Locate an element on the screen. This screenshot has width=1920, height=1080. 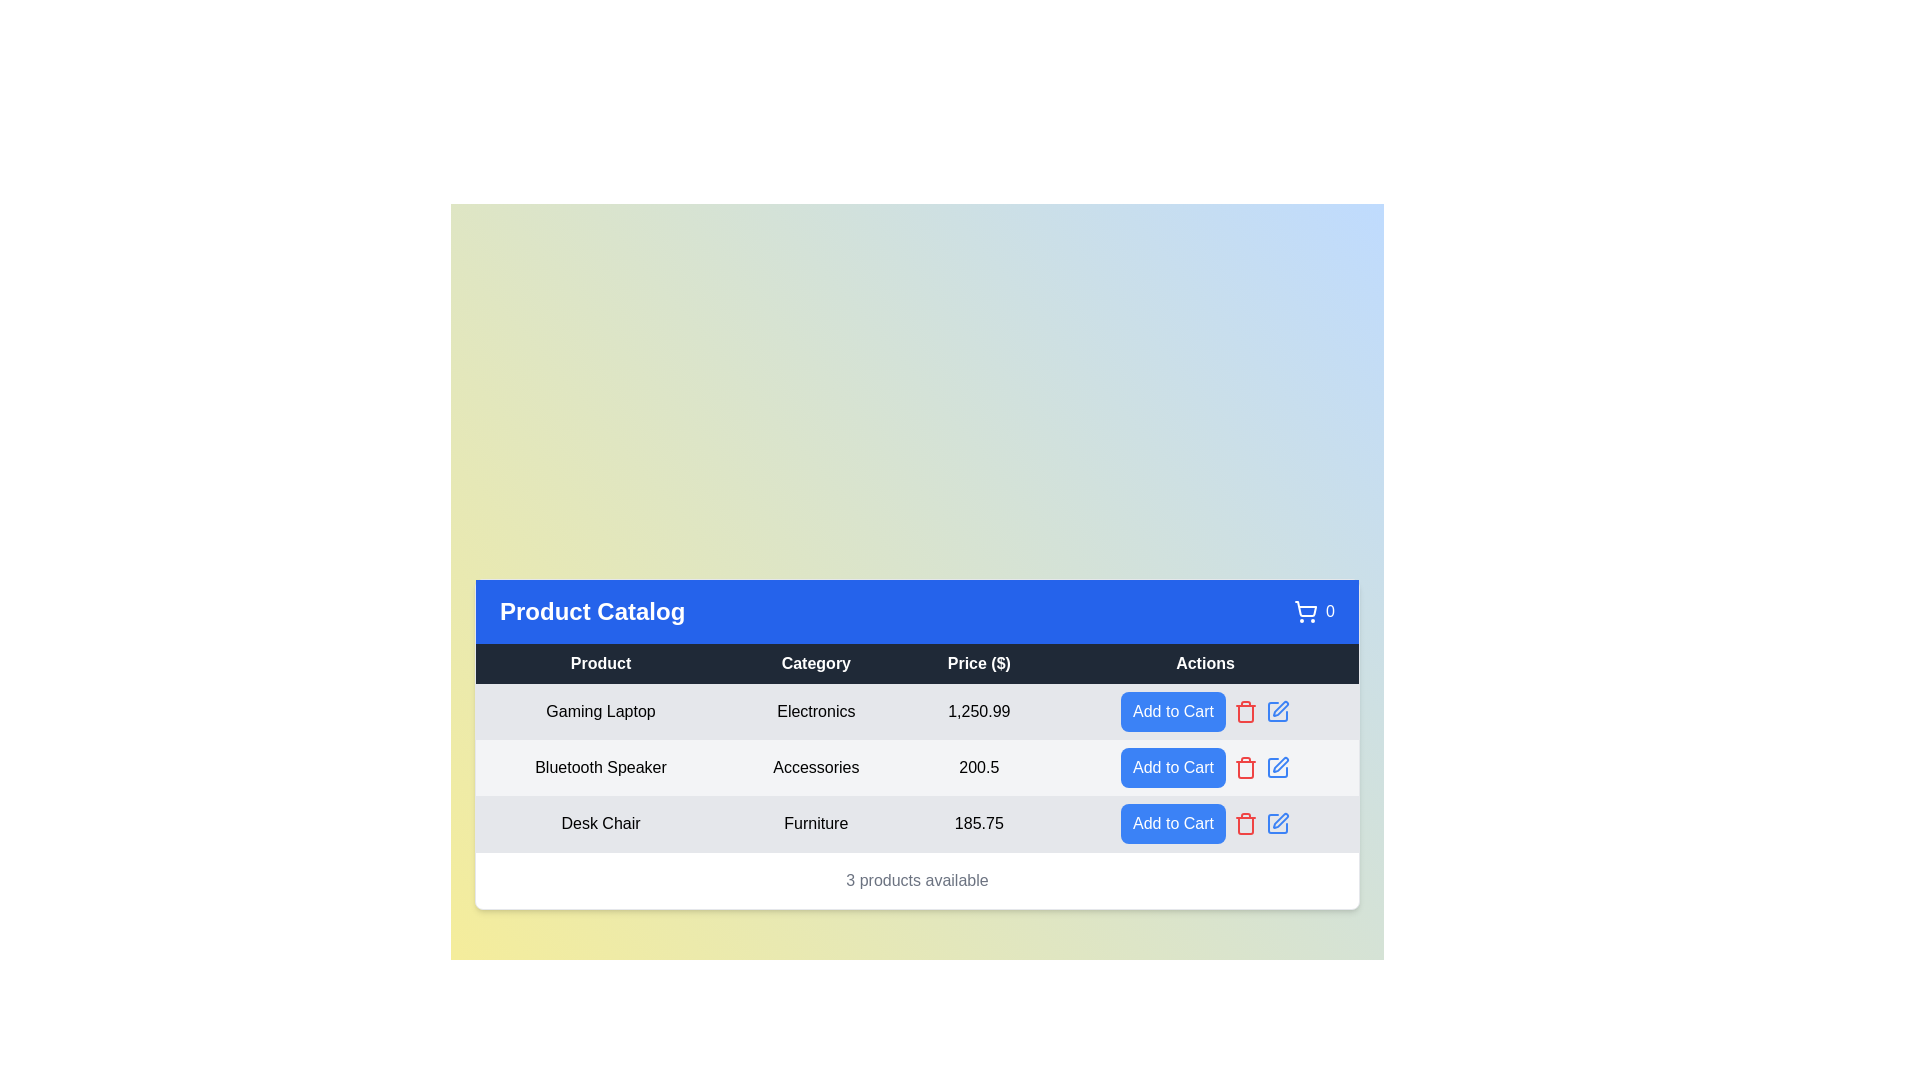
the text label displaying 'Electronics', which is styled with a light grey background and black text, located in the second cell of the first row under the 'Product' header in a tabular layout is located at coordinates (816, 710).